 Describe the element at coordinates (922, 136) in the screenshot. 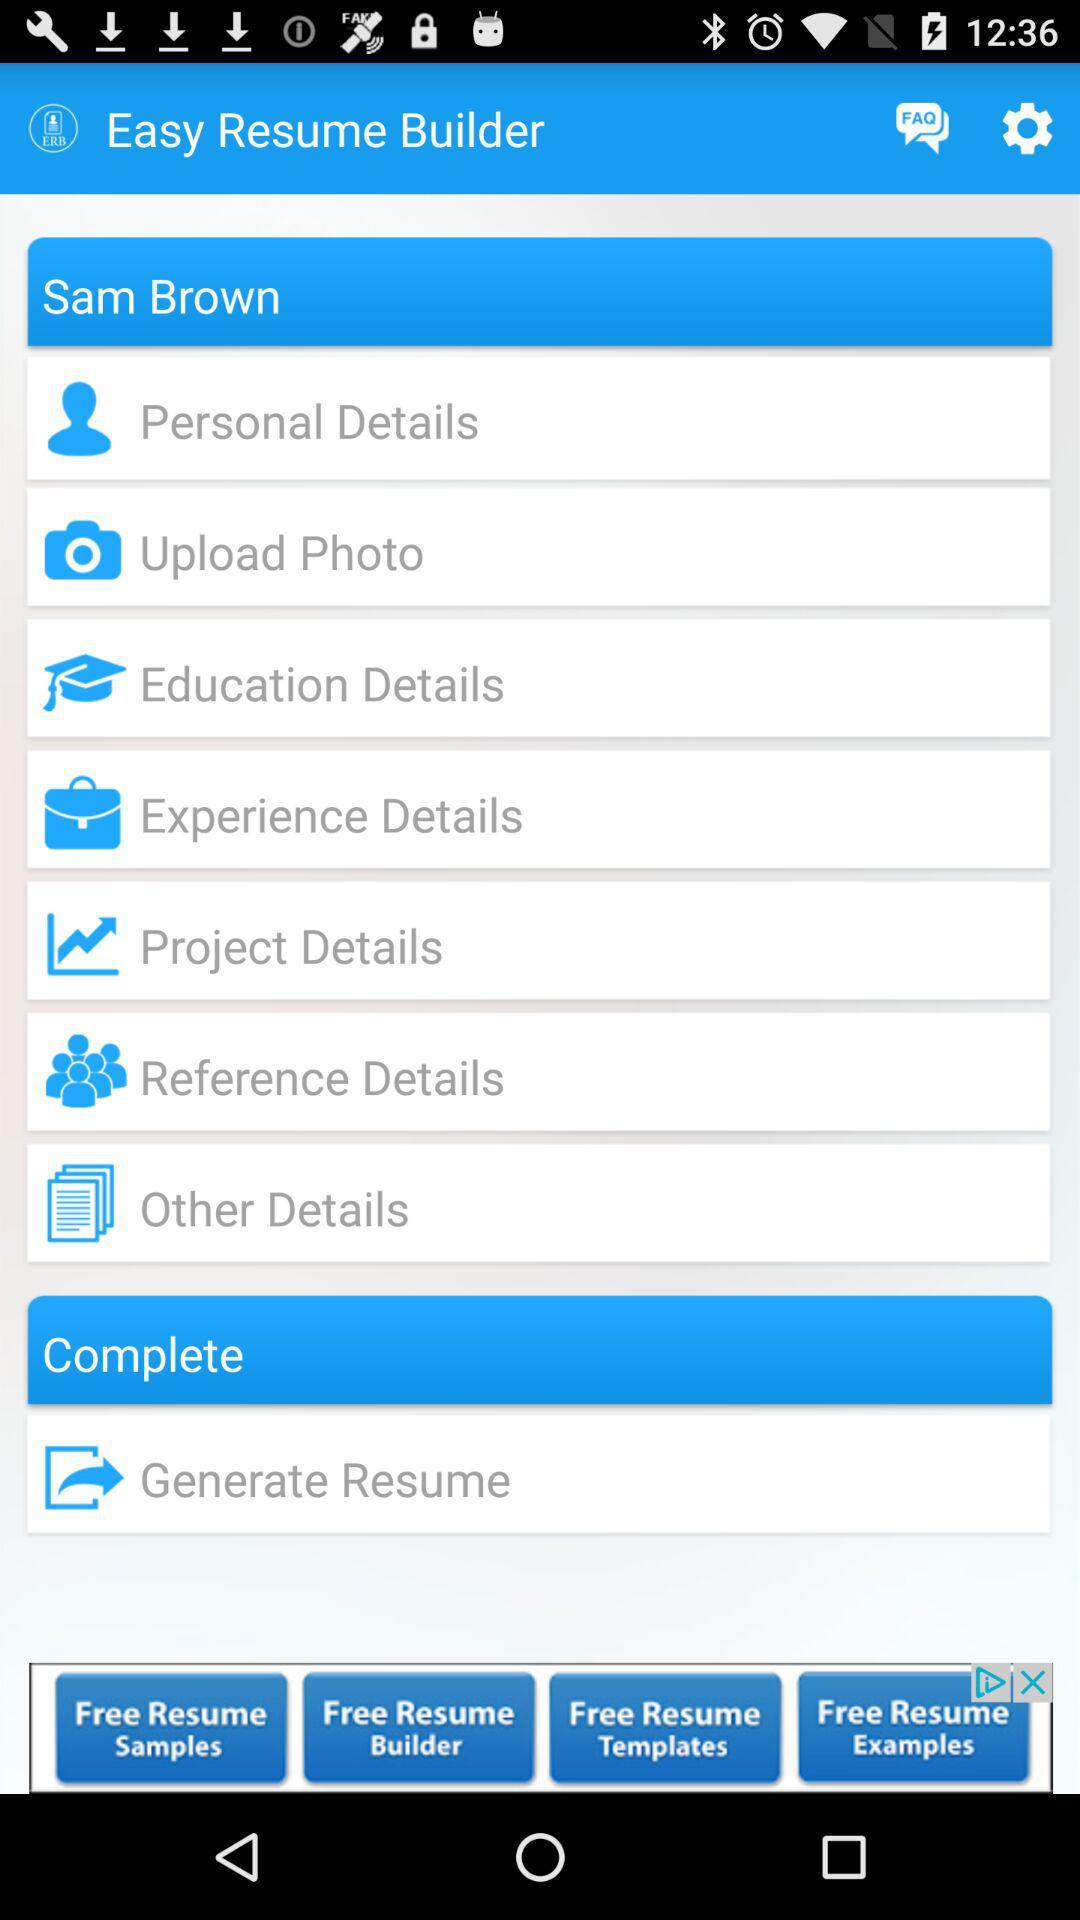

I see `the chat icon` at that location.